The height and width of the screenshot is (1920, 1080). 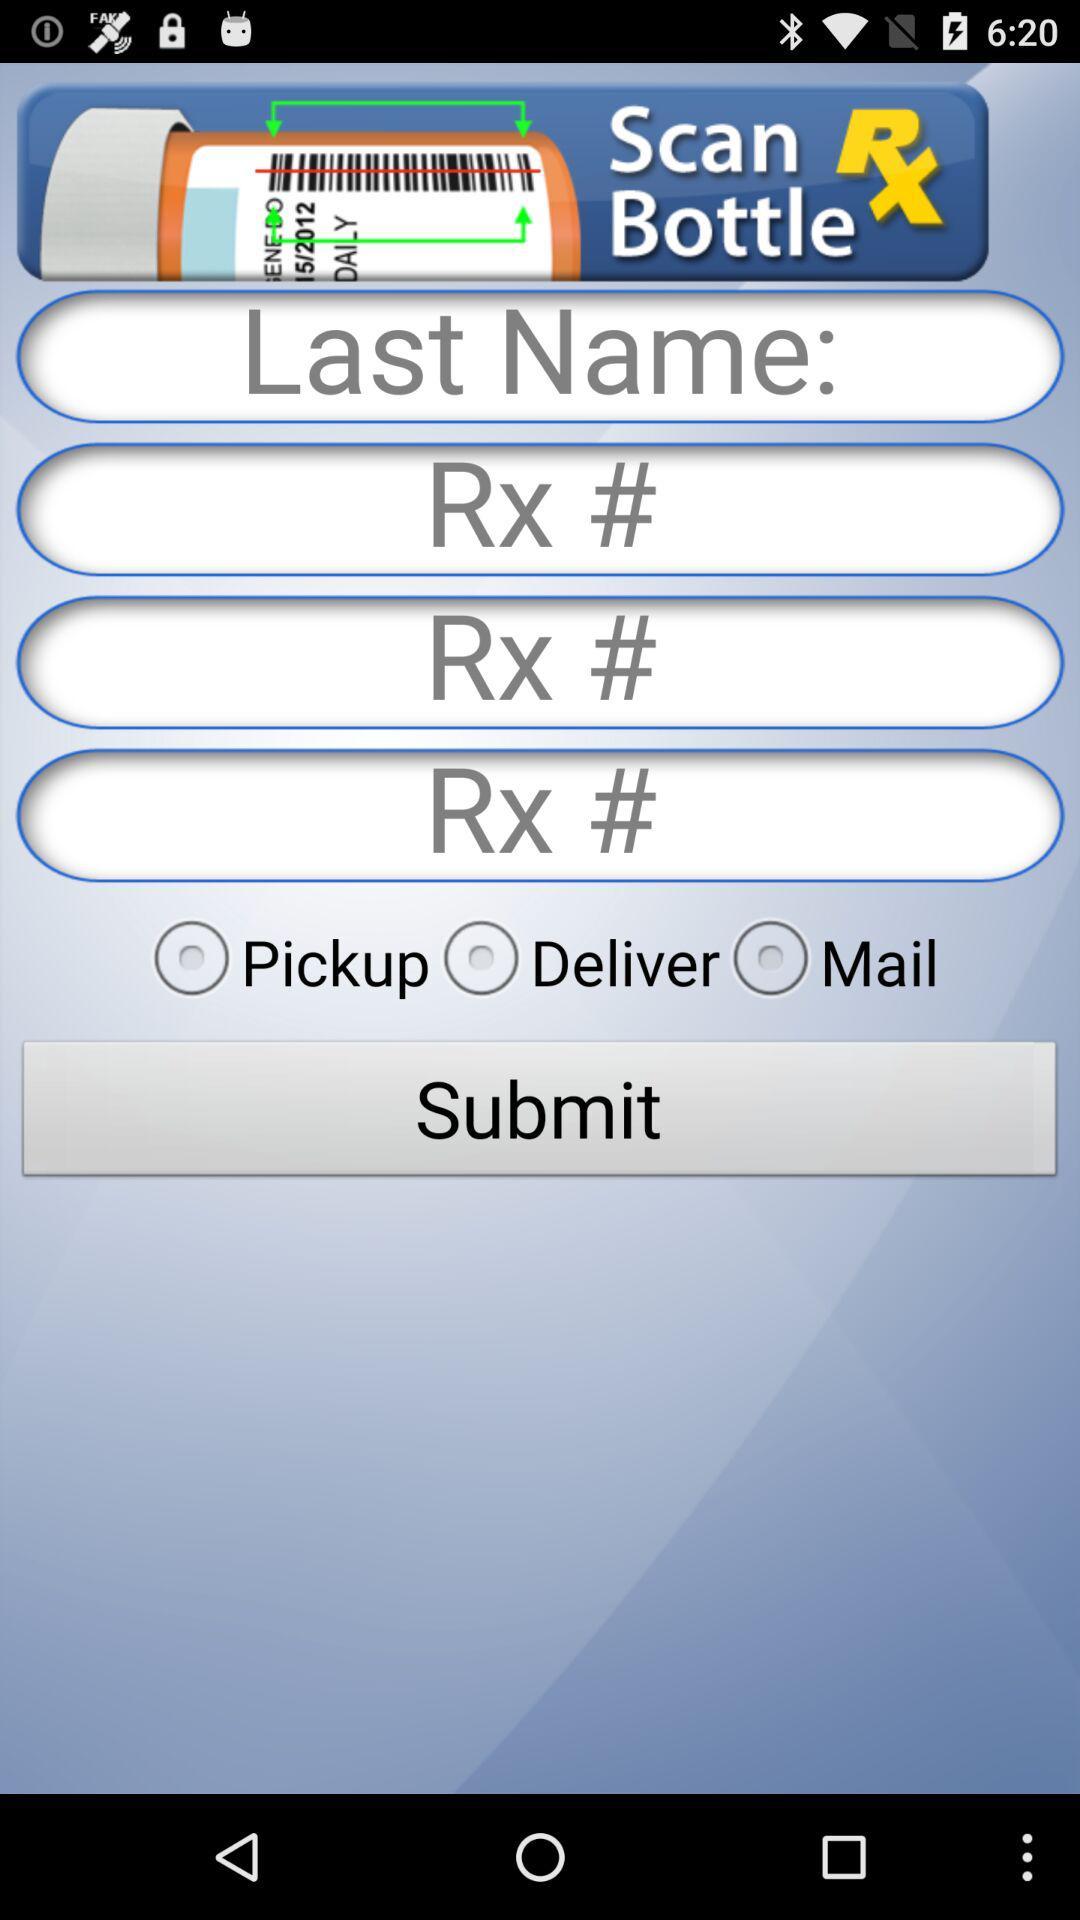 What do you see at coordinates (575, 961) in the screenshot?
I see `icon to the left of mail` at bounding box center [575, 961].